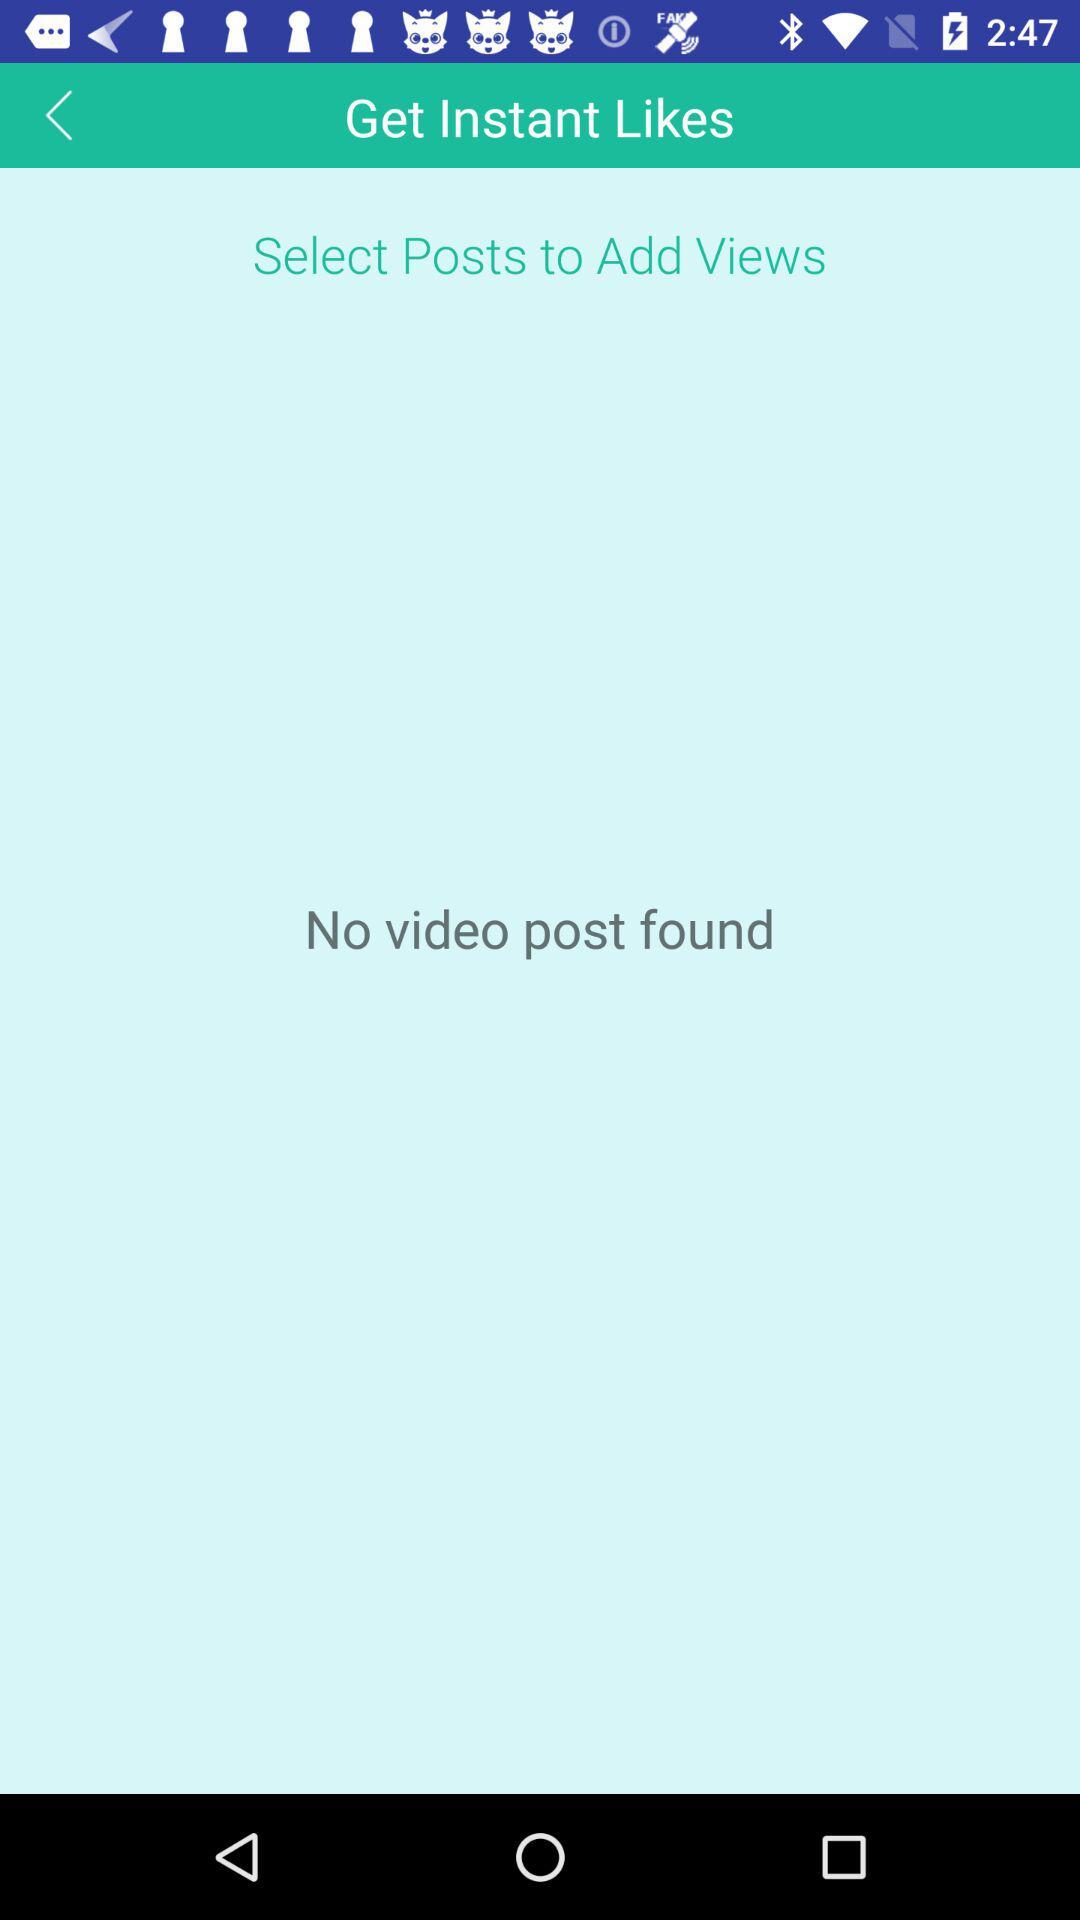  Describe the element at coordinates (58, 114) in the screenshot. I see `icon next to the get instant likes` at that location.